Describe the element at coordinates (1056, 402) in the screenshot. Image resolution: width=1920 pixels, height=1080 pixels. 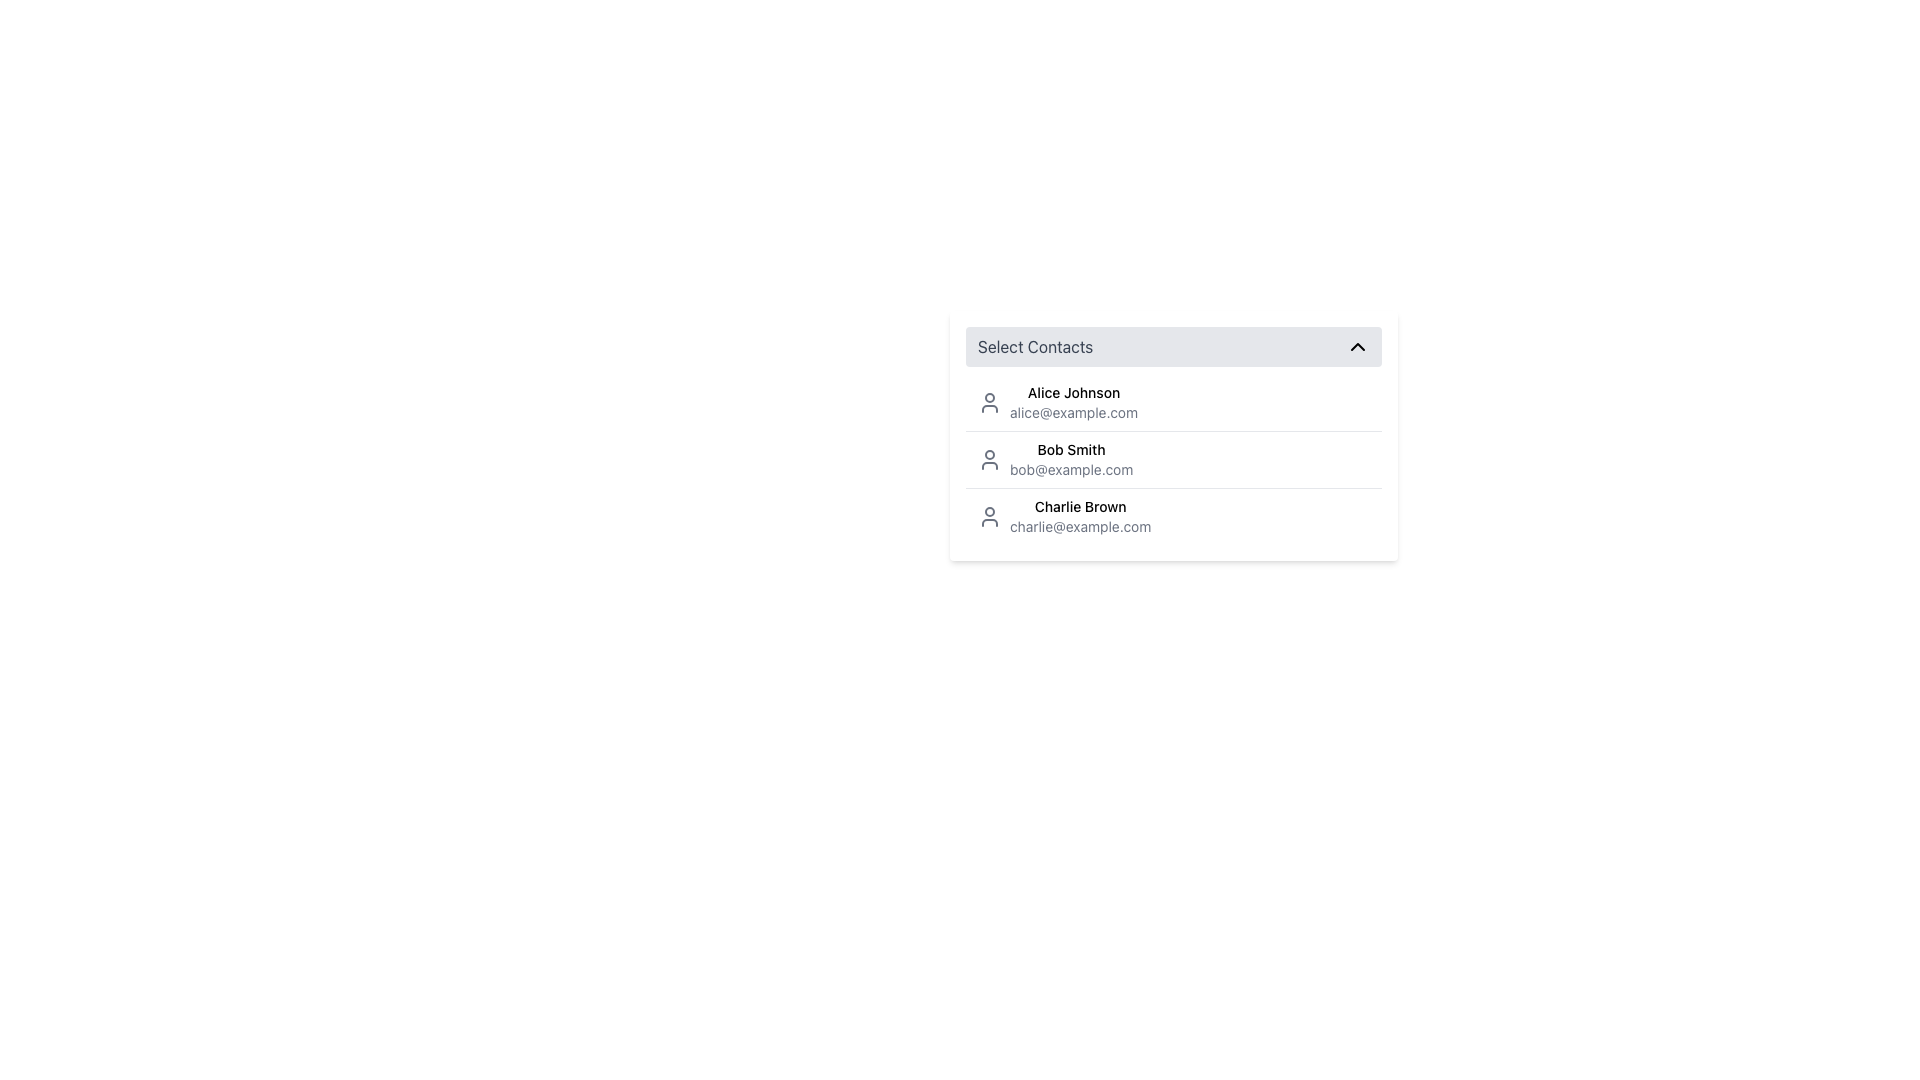
I see `the user profile item for 'Alice Johnson' in the 'Select Contacts' section, which displays the name and email address` at that location.